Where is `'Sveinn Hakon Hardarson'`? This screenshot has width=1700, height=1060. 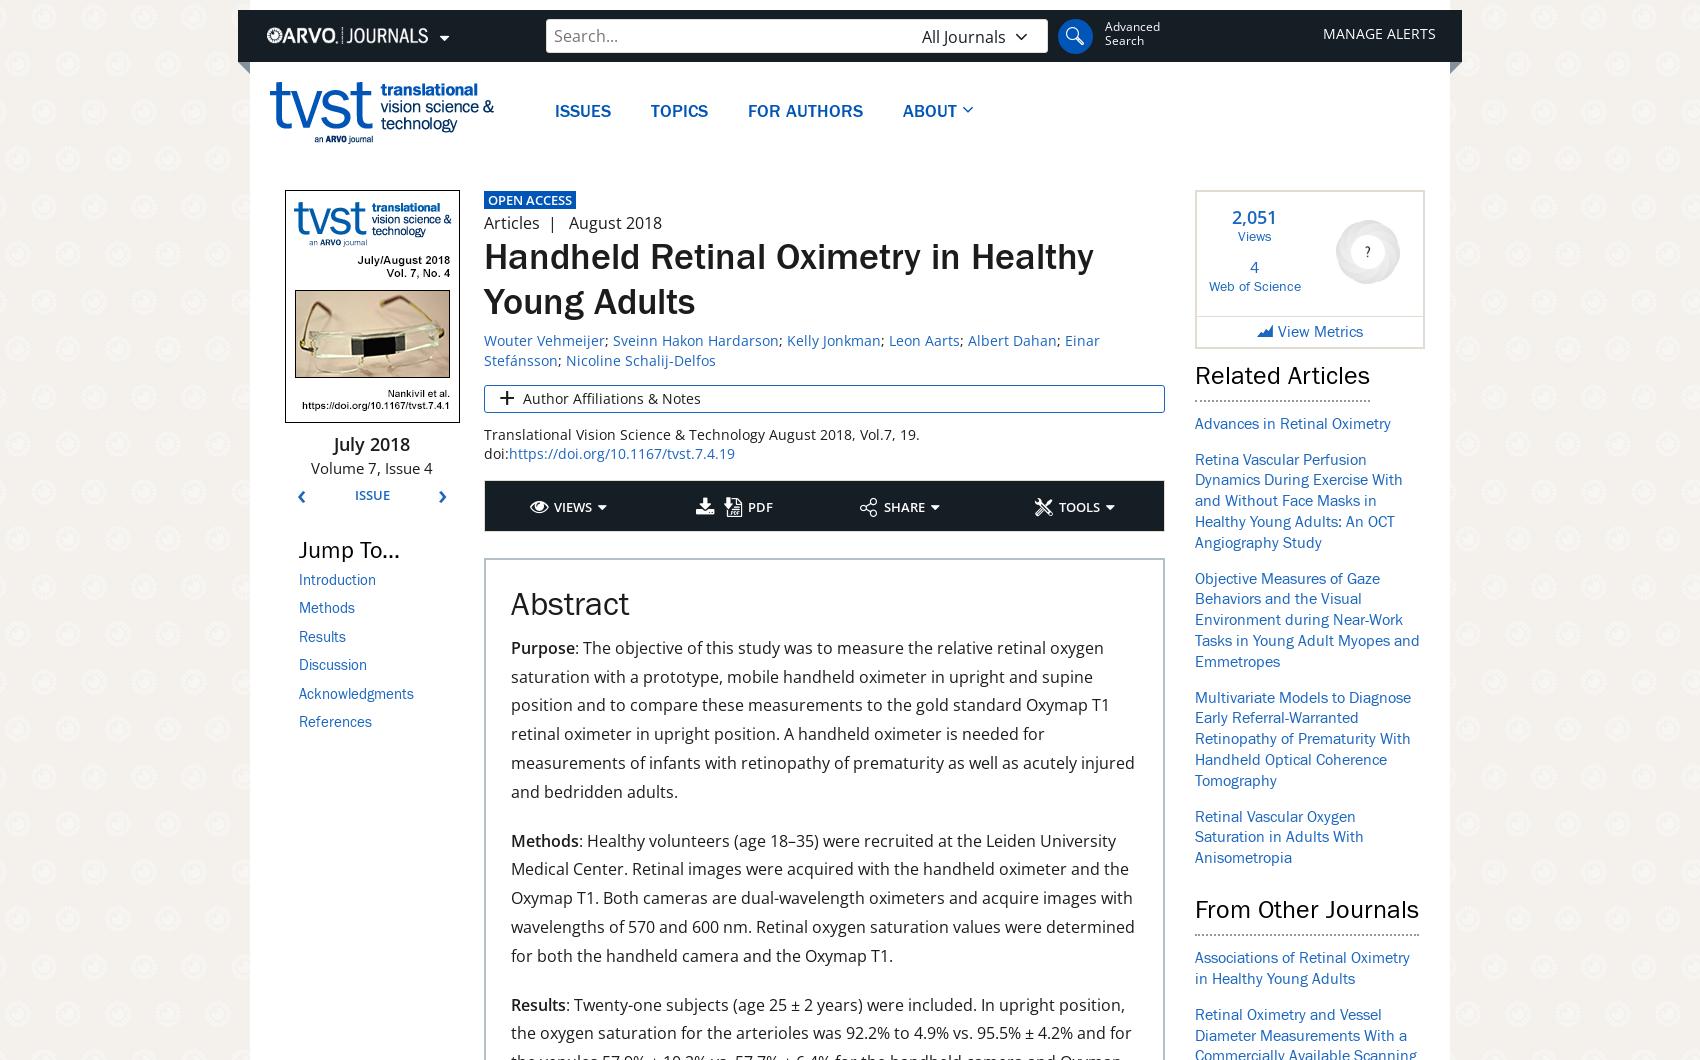
'Sveinn Hakon Hardarson' is located at coordinates (695, 339).